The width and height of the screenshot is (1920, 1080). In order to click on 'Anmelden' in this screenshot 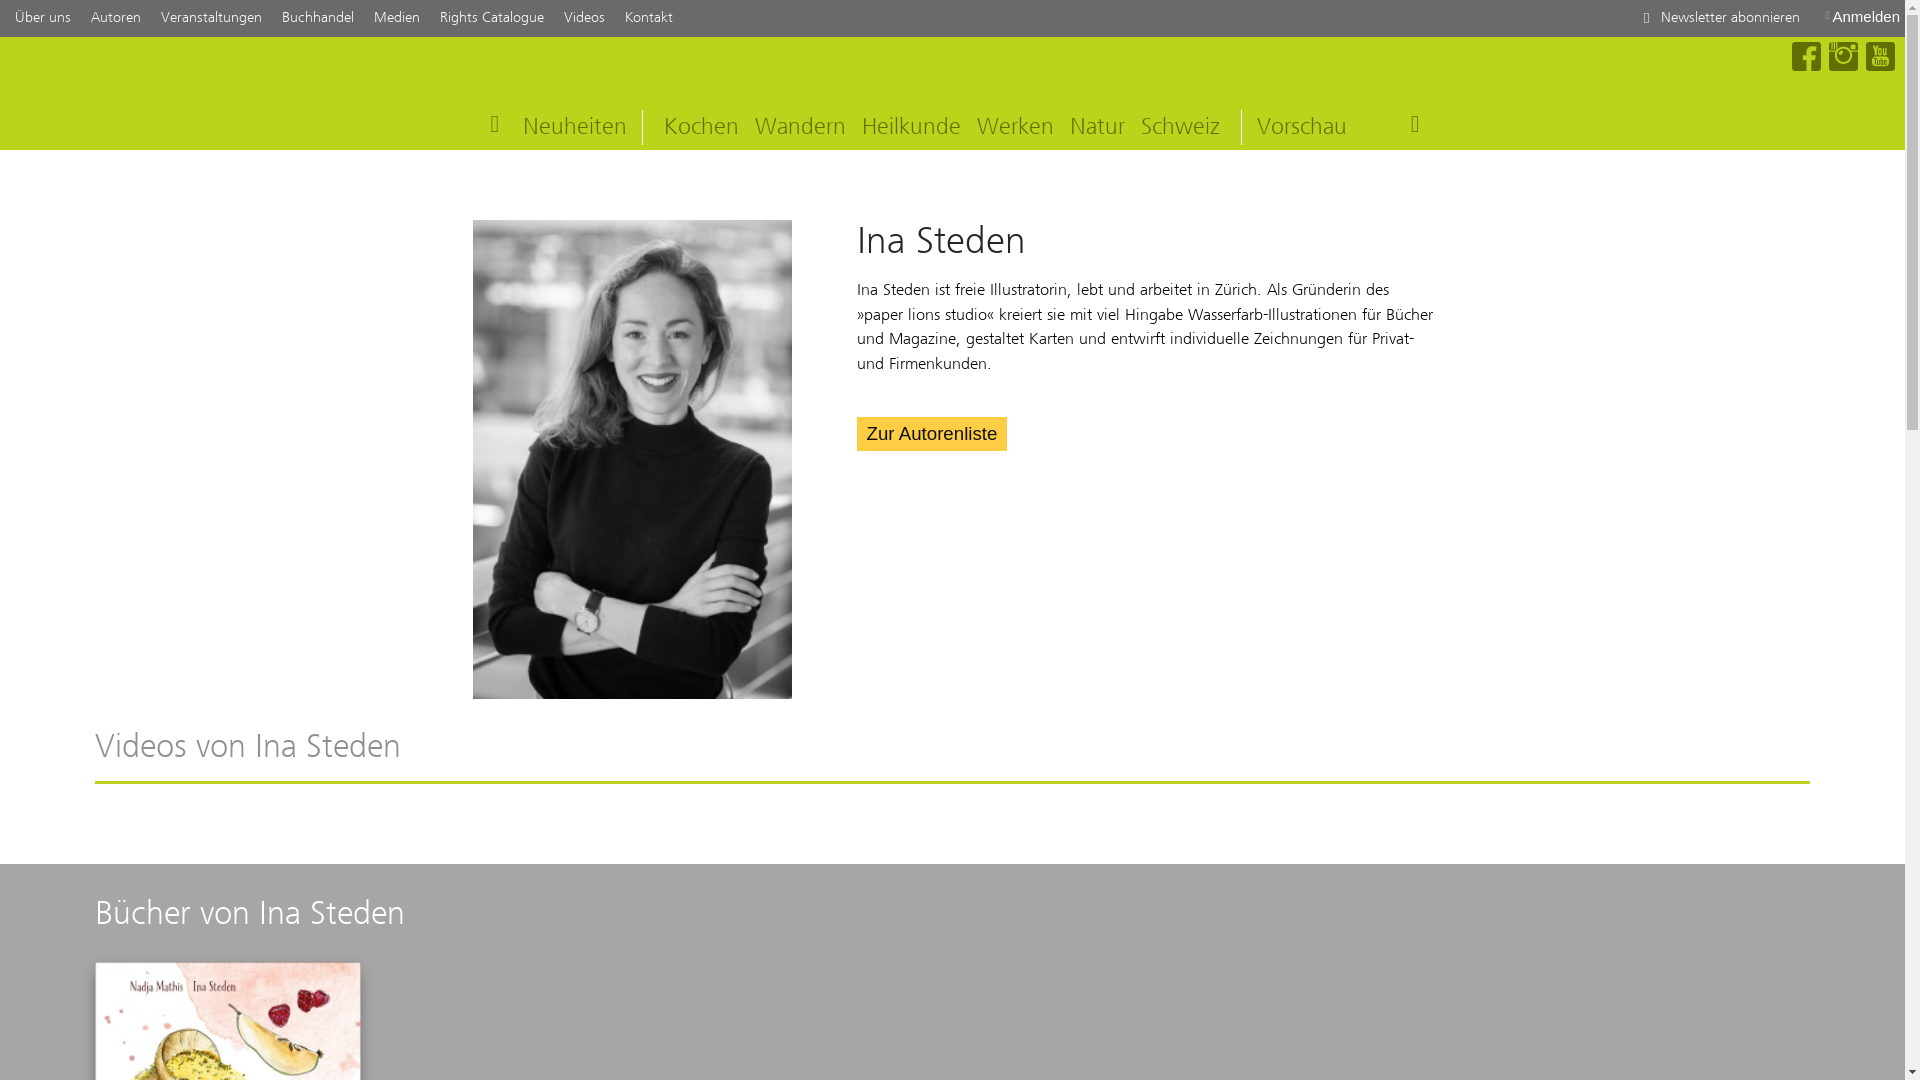, I will do `click(1861, 16)`.